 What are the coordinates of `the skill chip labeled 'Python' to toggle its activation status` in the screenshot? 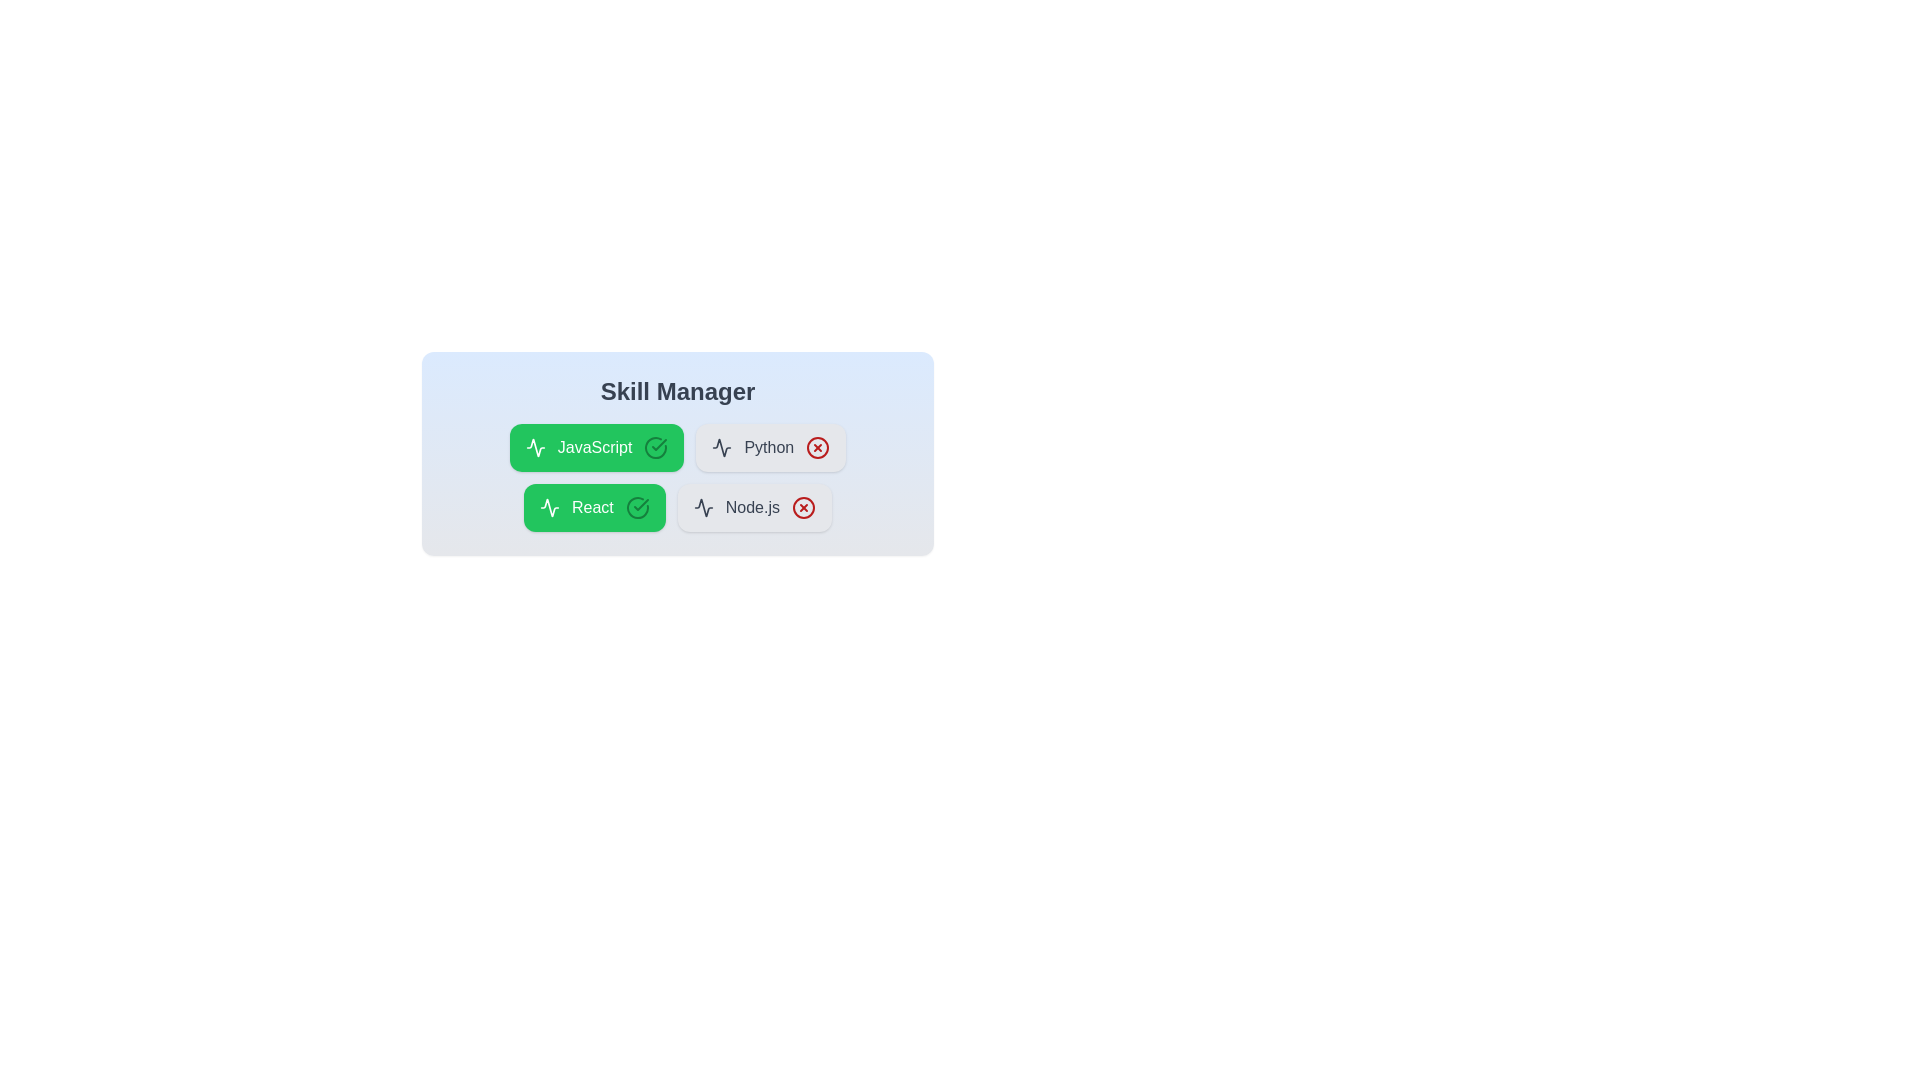 It's located at (770, 446).